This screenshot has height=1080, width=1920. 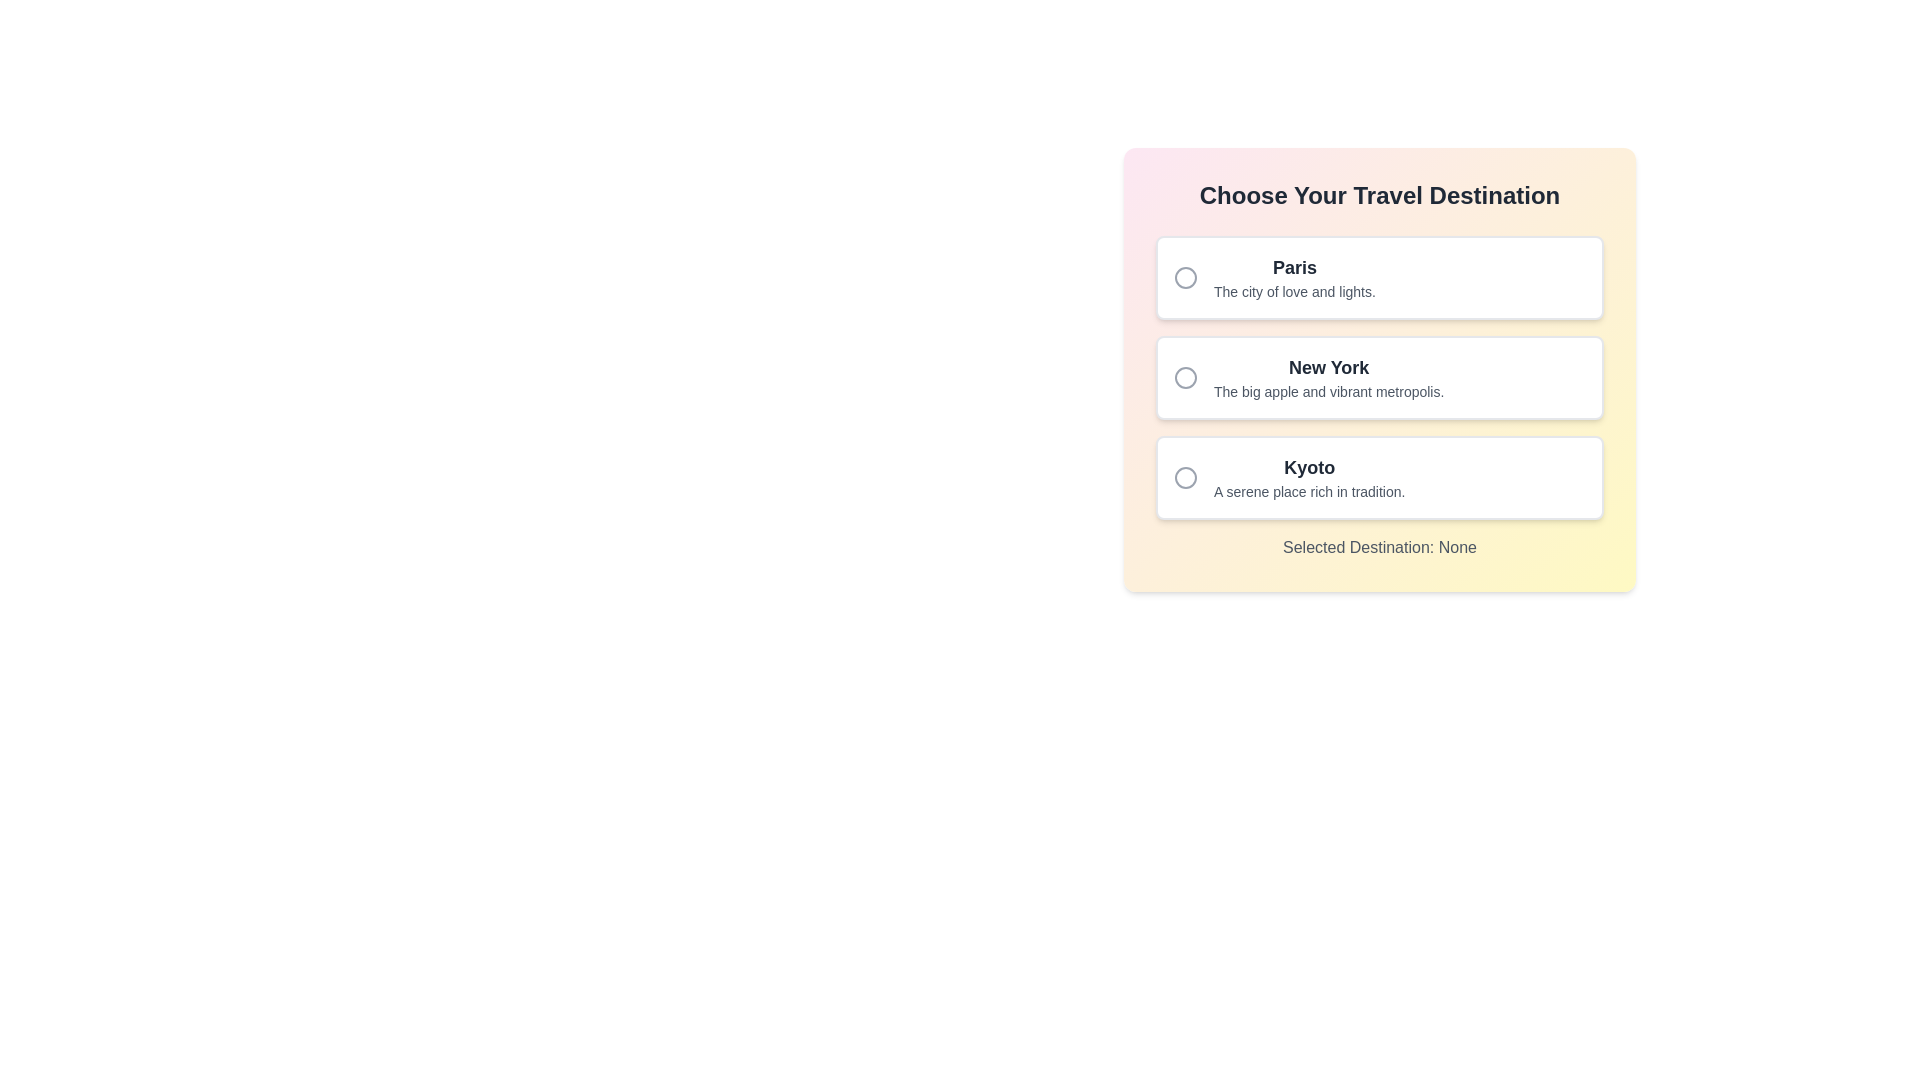 I want to click on the 'New York' text label, which serves as the label for the second option in a vertical list of three options, to associate it with the option's selection behavior, so click(x=1329, y=378).